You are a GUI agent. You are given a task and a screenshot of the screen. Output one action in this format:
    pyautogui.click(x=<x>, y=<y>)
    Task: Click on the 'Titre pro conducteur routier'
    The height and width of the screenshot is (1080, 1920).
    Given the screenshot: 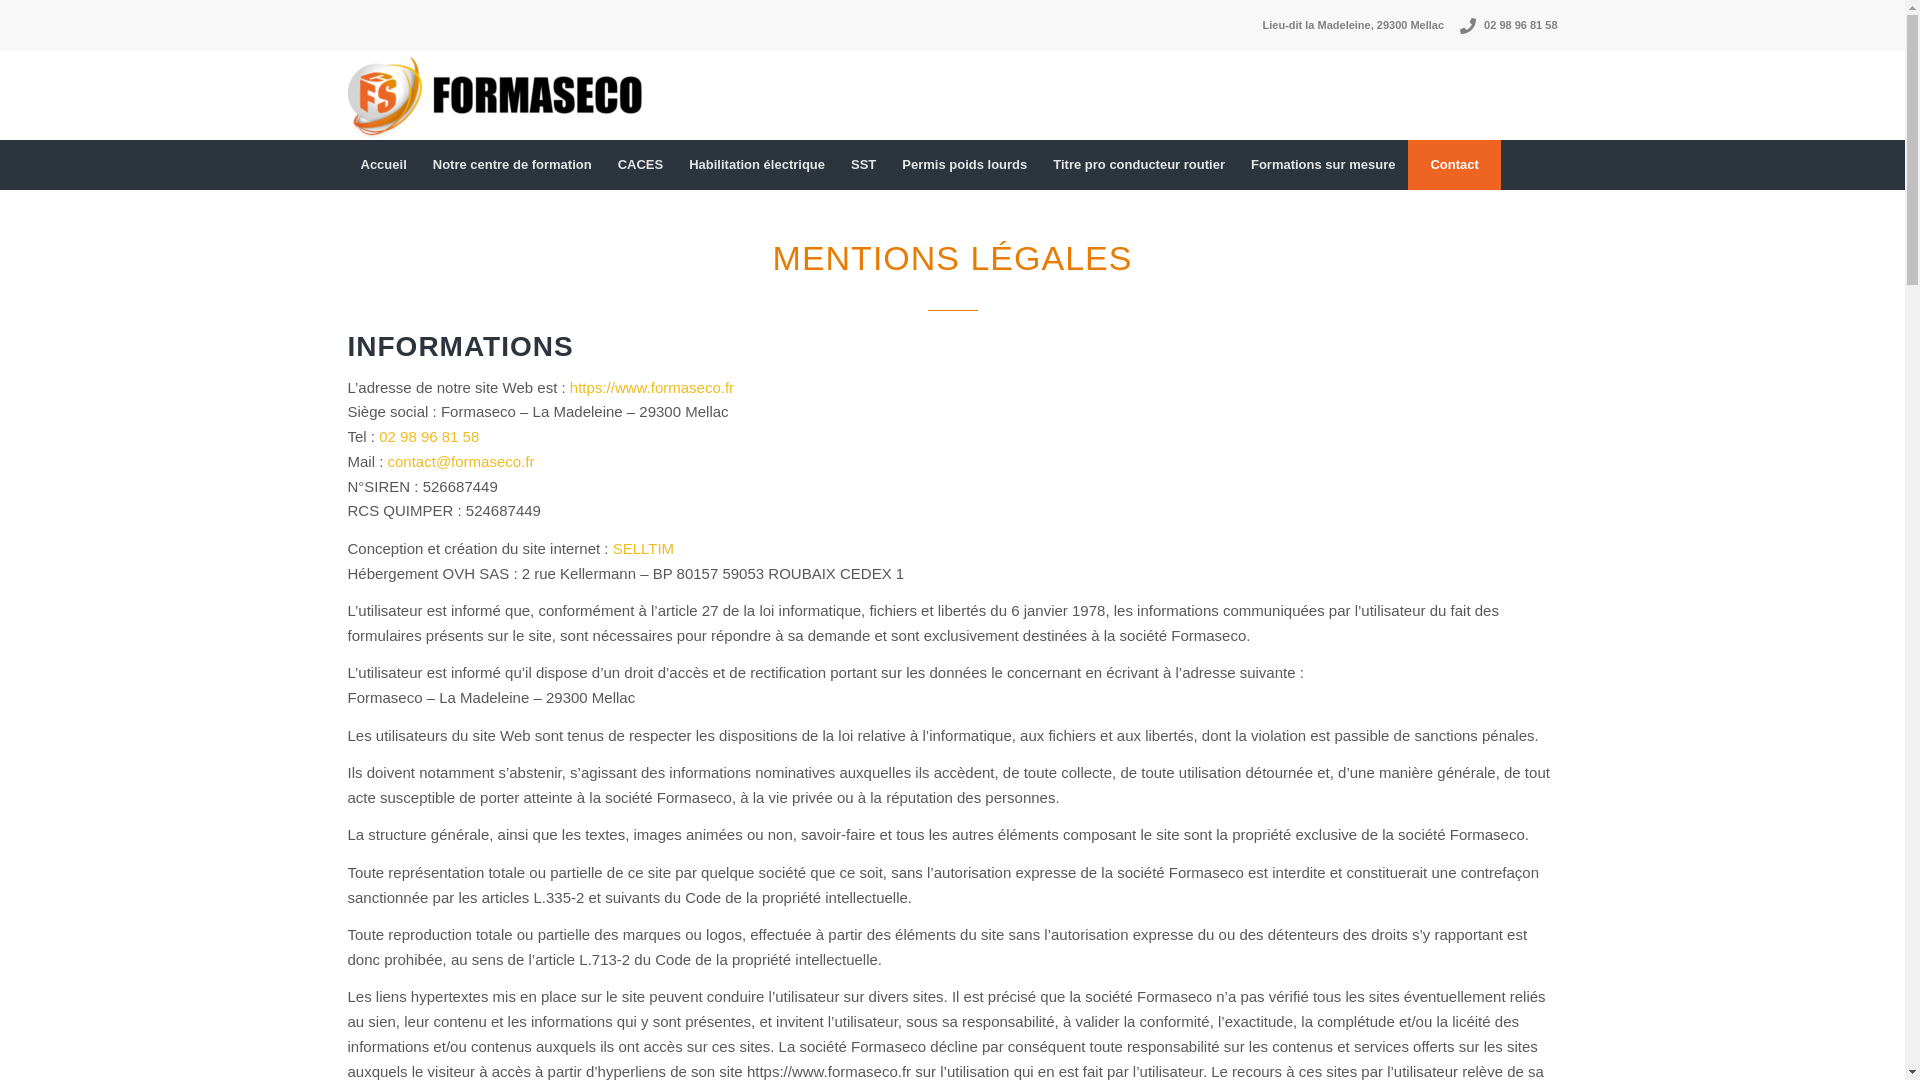 What is the action you would take?
    pyautogui.click(x=1138, y=164)
    